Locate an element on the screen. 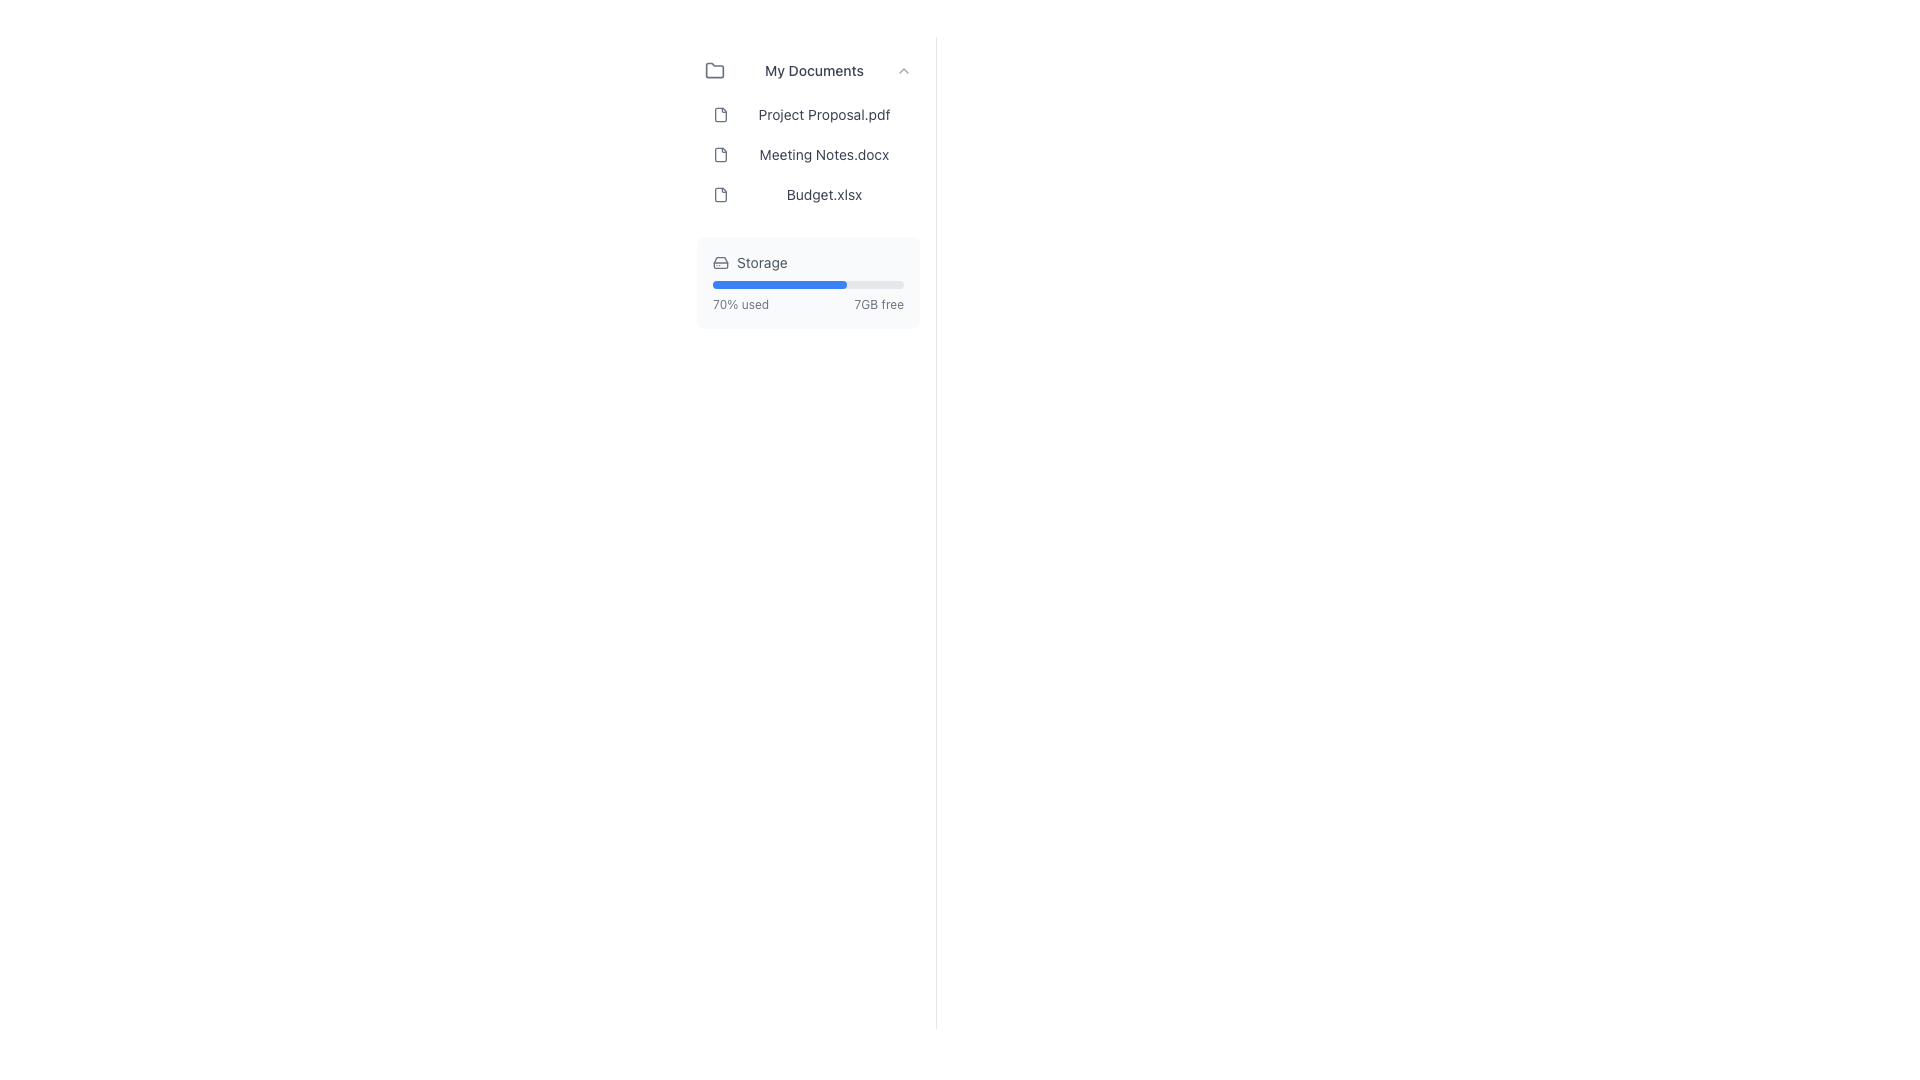 The height and width of the screenshot is (1080, 1920). the decorative folder icon associated with the 'My Documents' label is located at coordinates (715, 68).